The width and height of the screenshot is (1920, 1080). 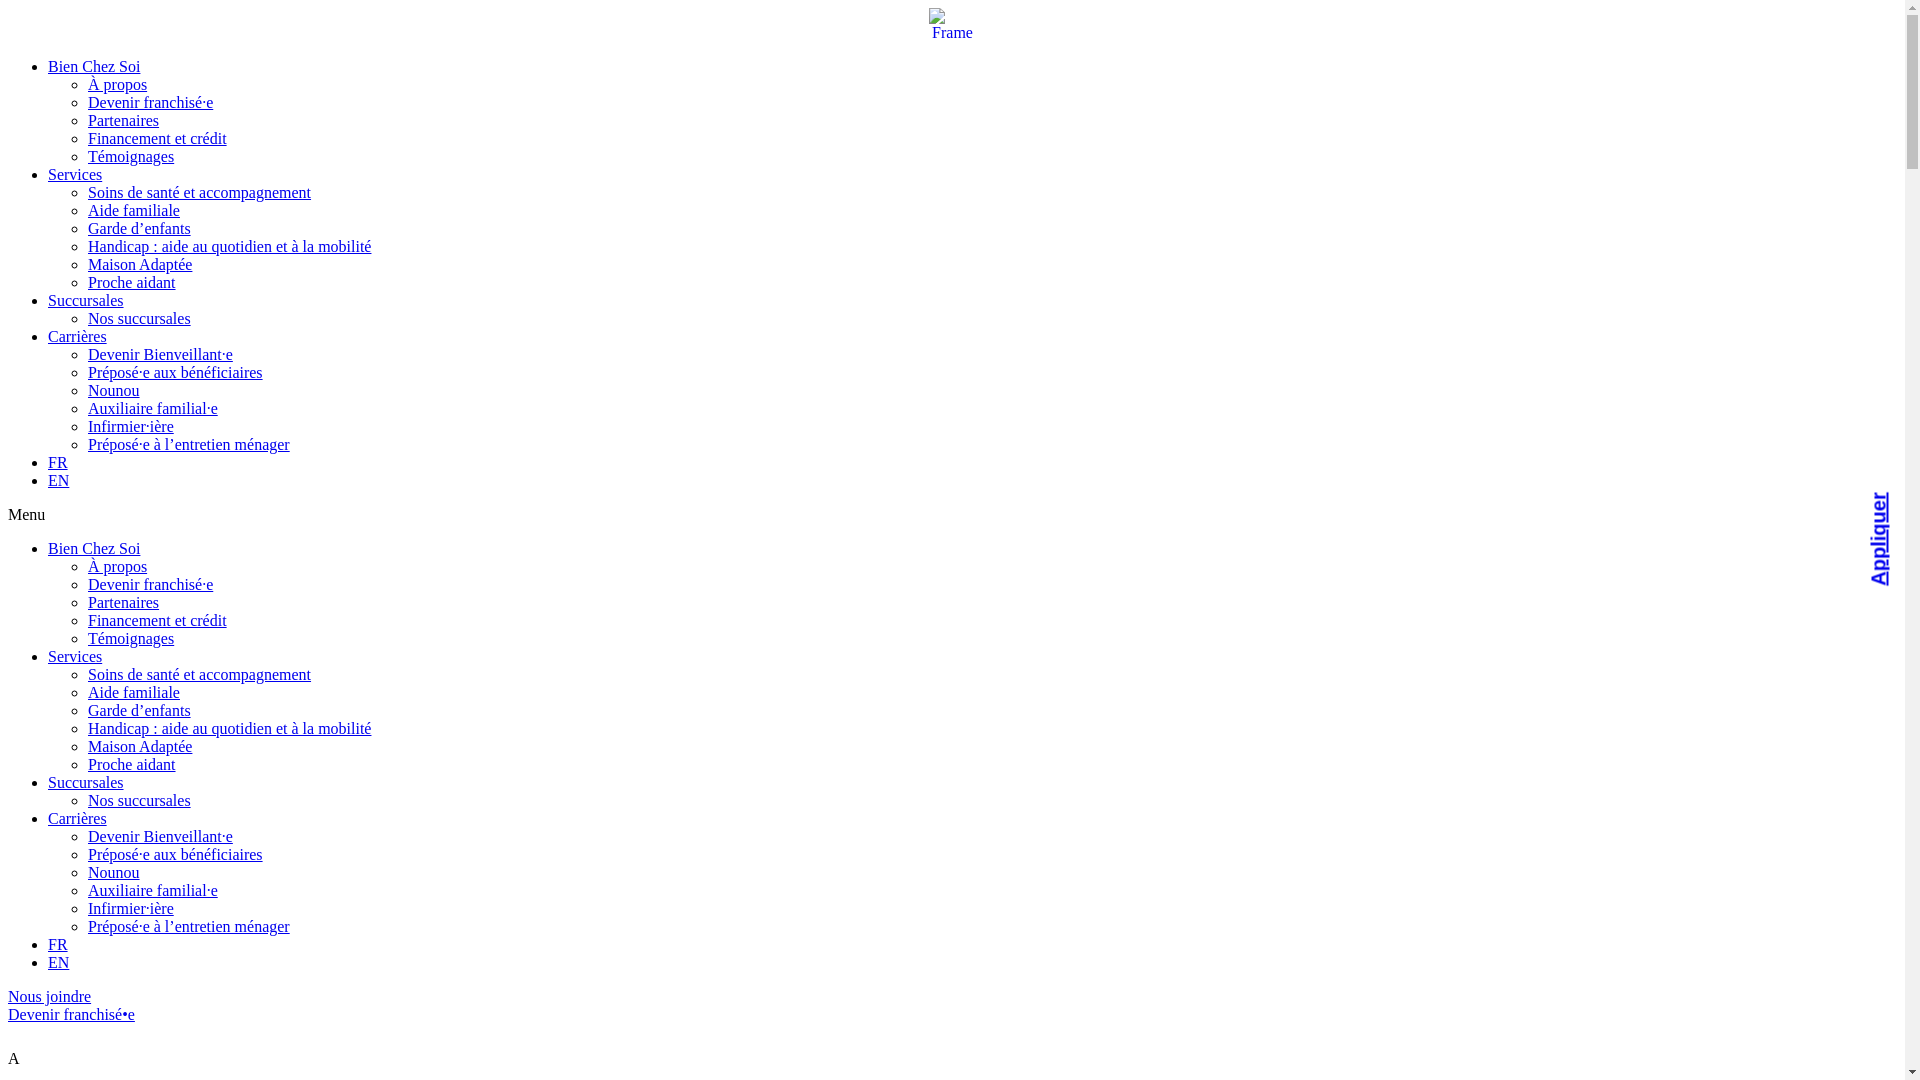 I want to click on 'Services', so click(x=75, y=173).